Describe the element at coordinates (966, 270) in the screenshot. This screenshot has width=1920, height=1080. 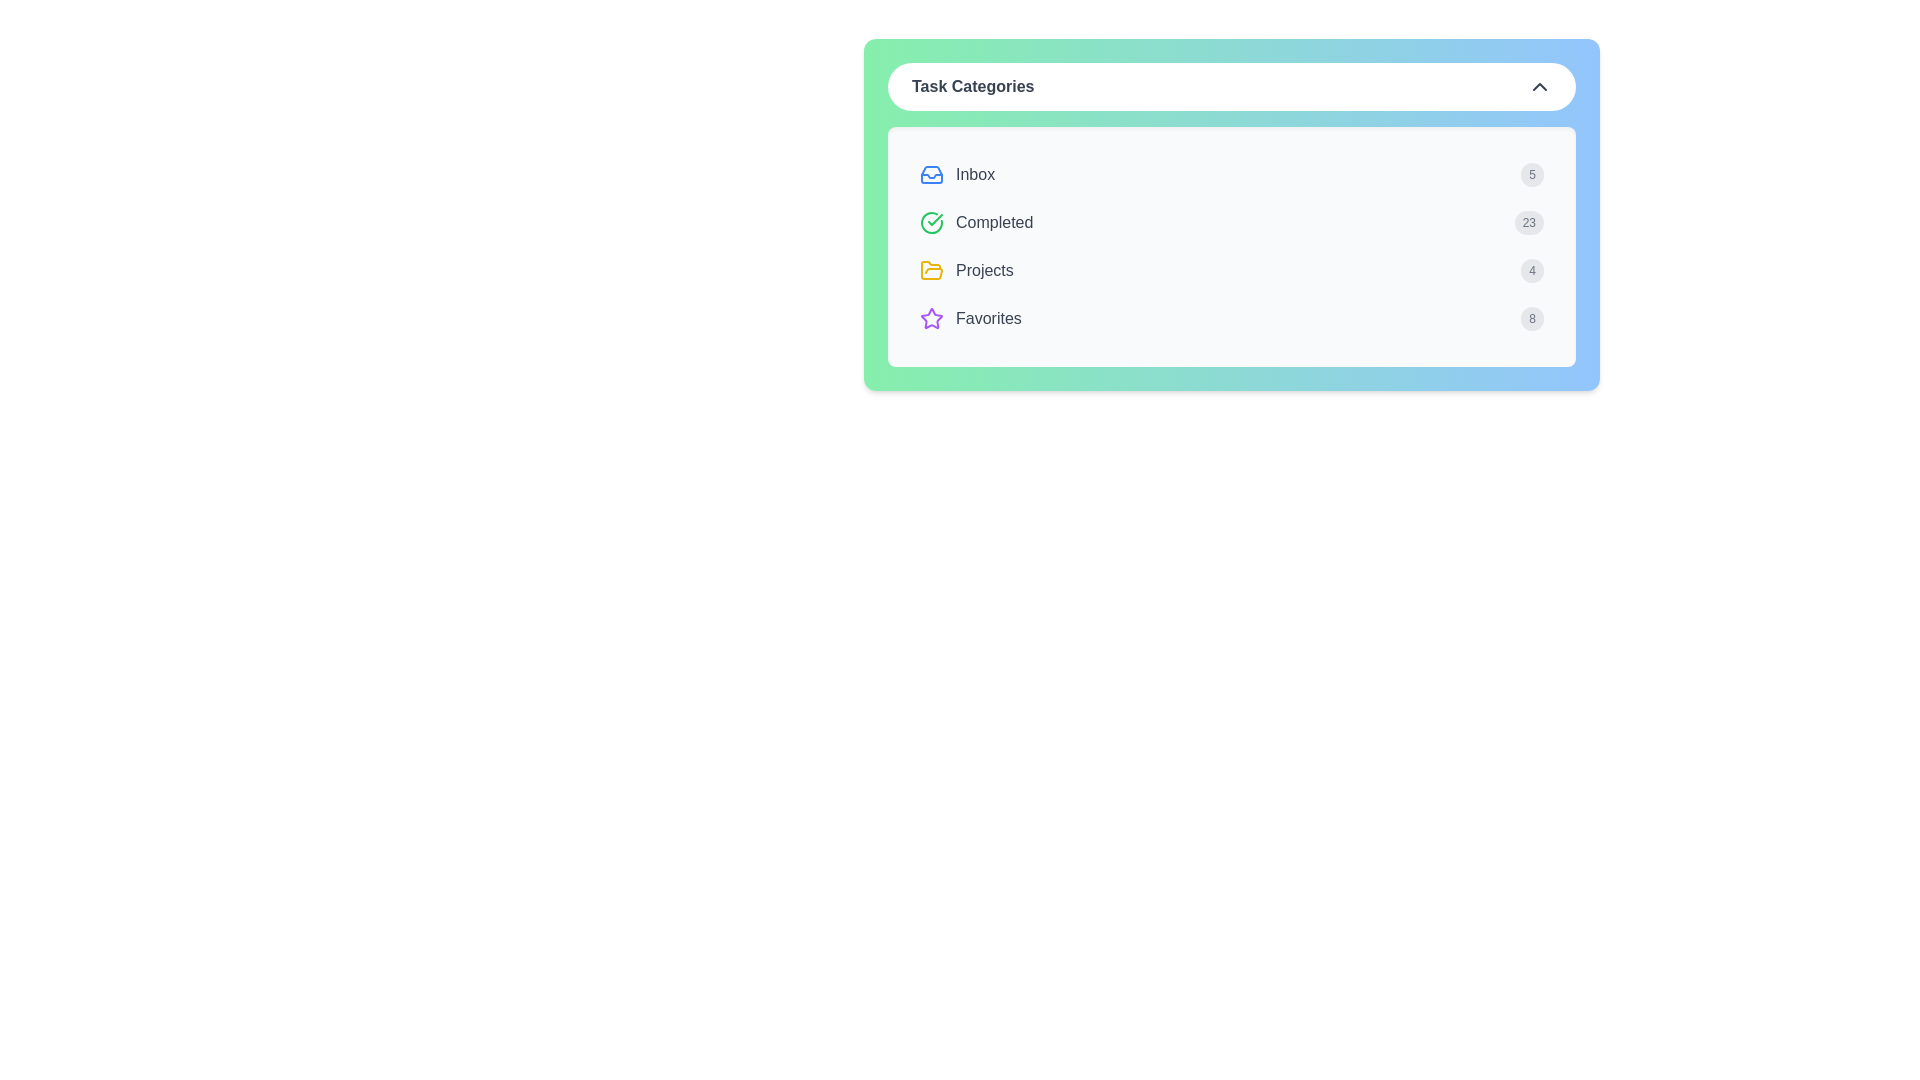
I see `the 'Projects' icon button in the sidebar card, which is the third entry under the 'Task Categories' heading` at that location.